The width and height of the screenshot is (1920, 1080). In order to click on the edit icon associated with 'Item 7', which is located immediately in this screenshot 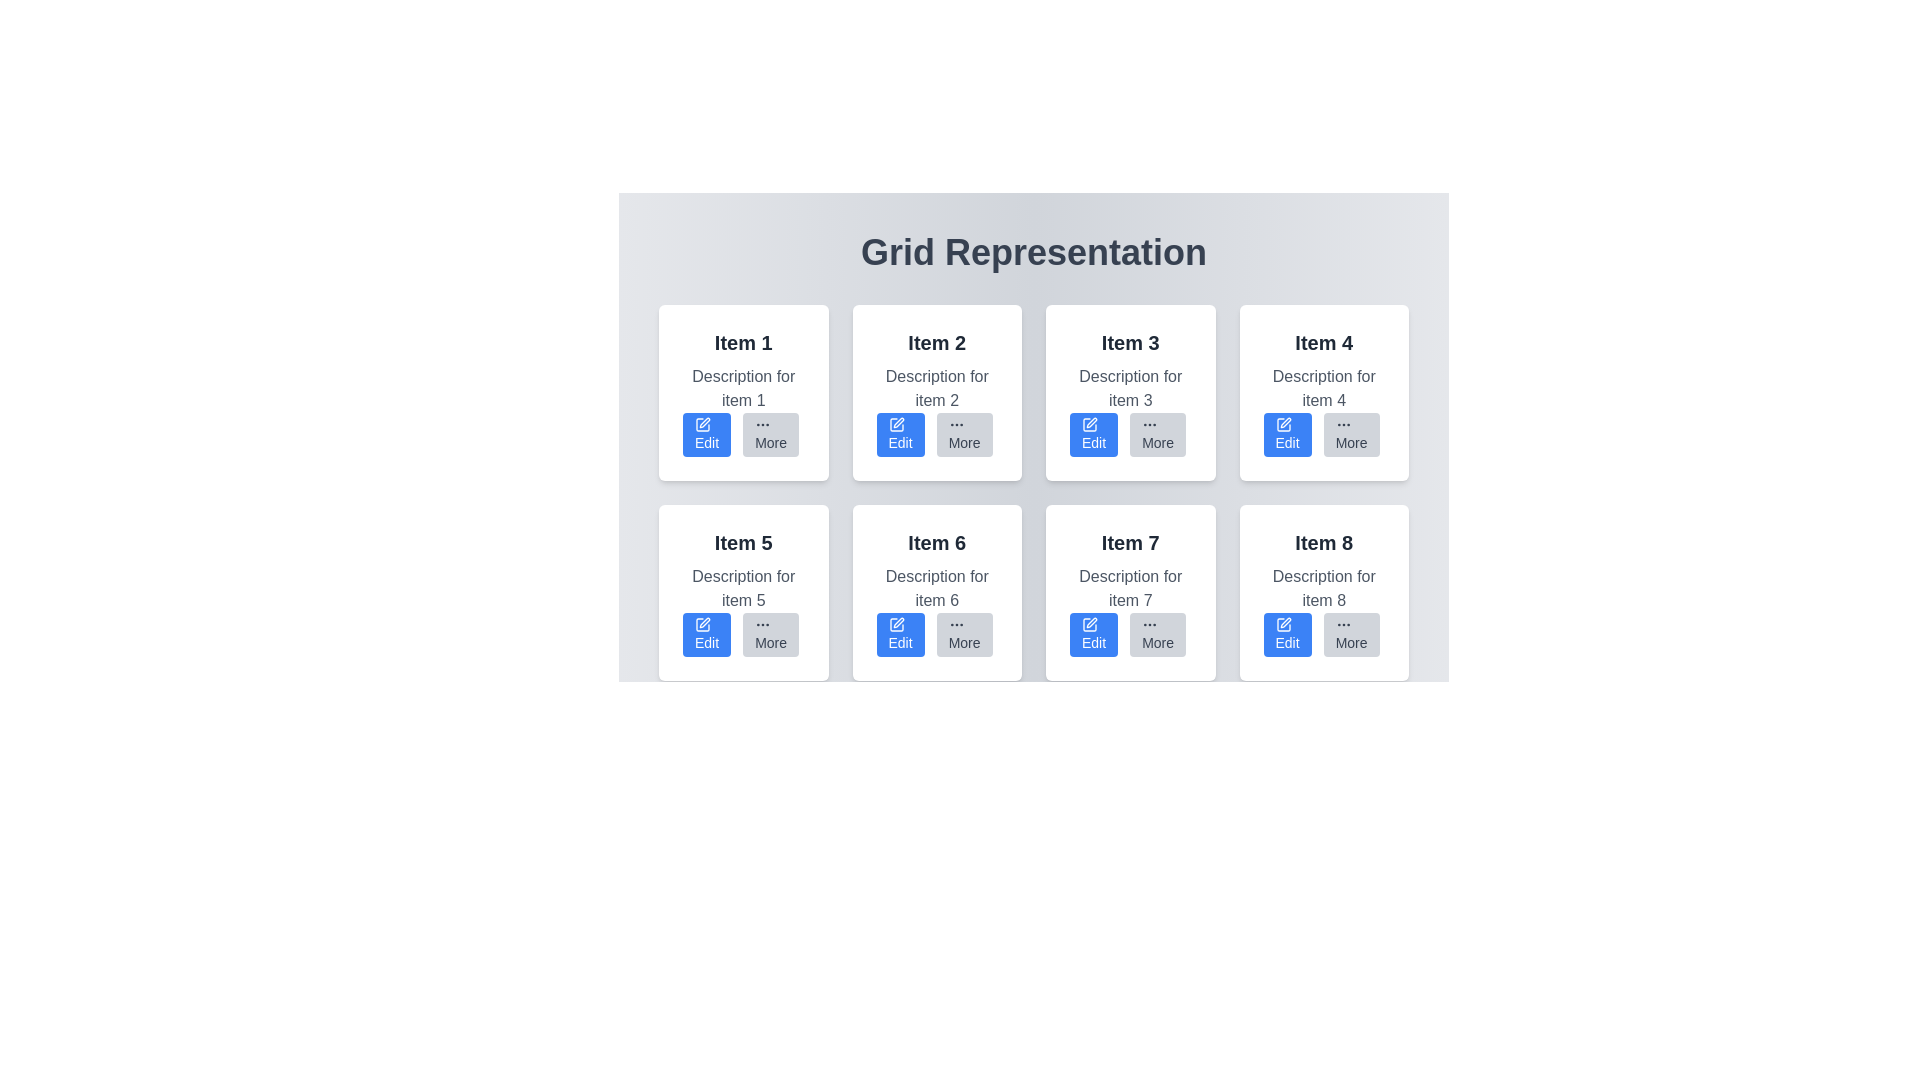, I will do `click(1090, 622)`.